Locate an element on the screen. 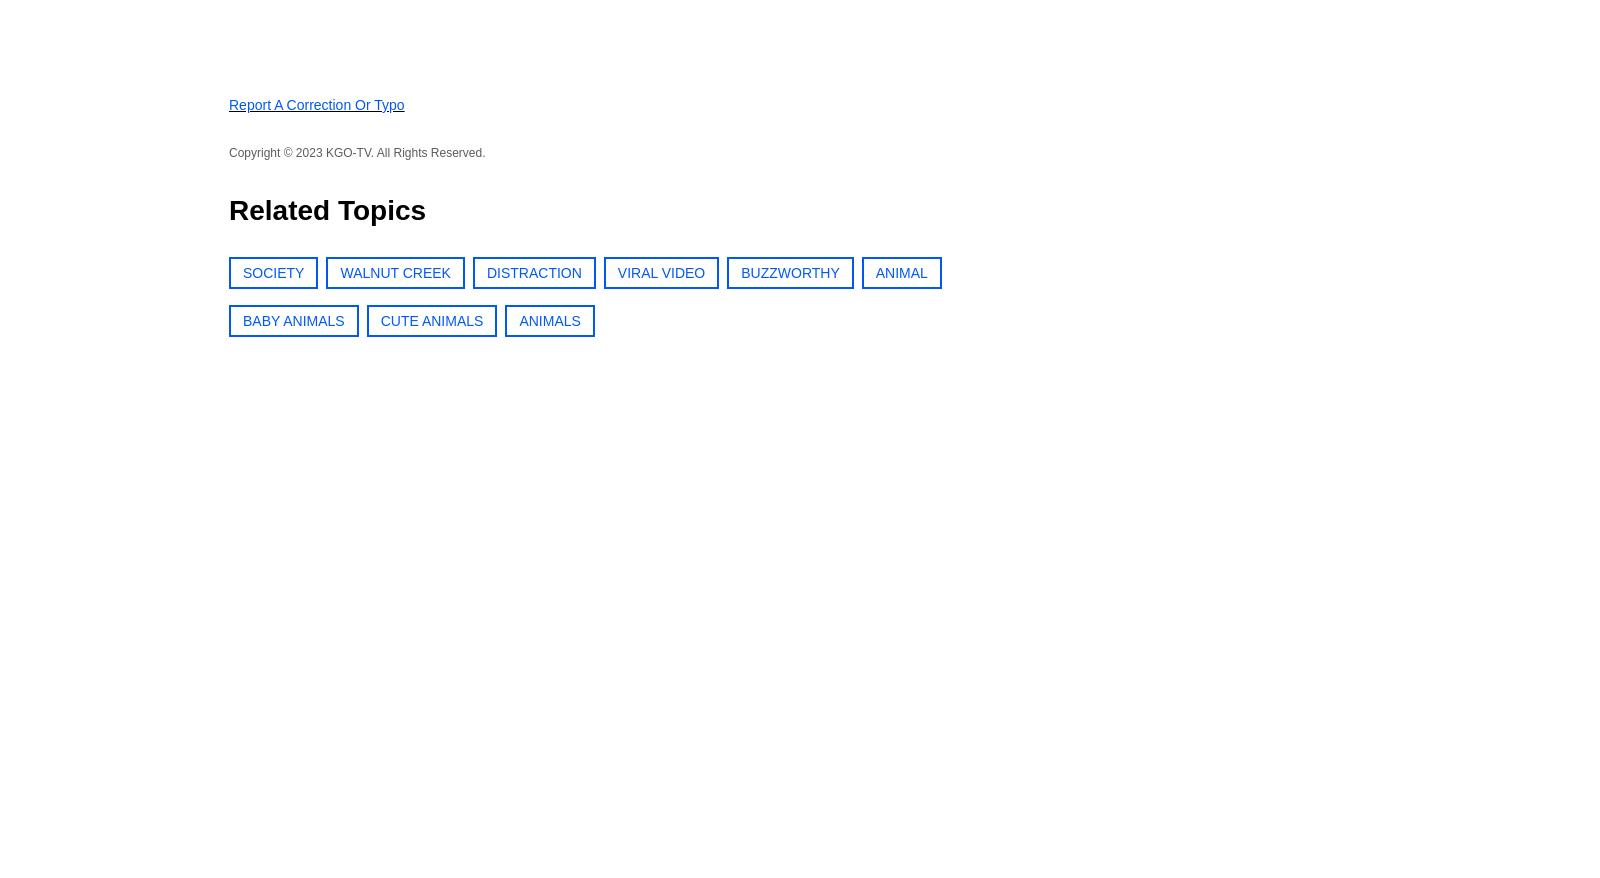 The width and height of the screenshot is (1600, 878). 'Report a correction or typo' is located at coordinates (316, 103).